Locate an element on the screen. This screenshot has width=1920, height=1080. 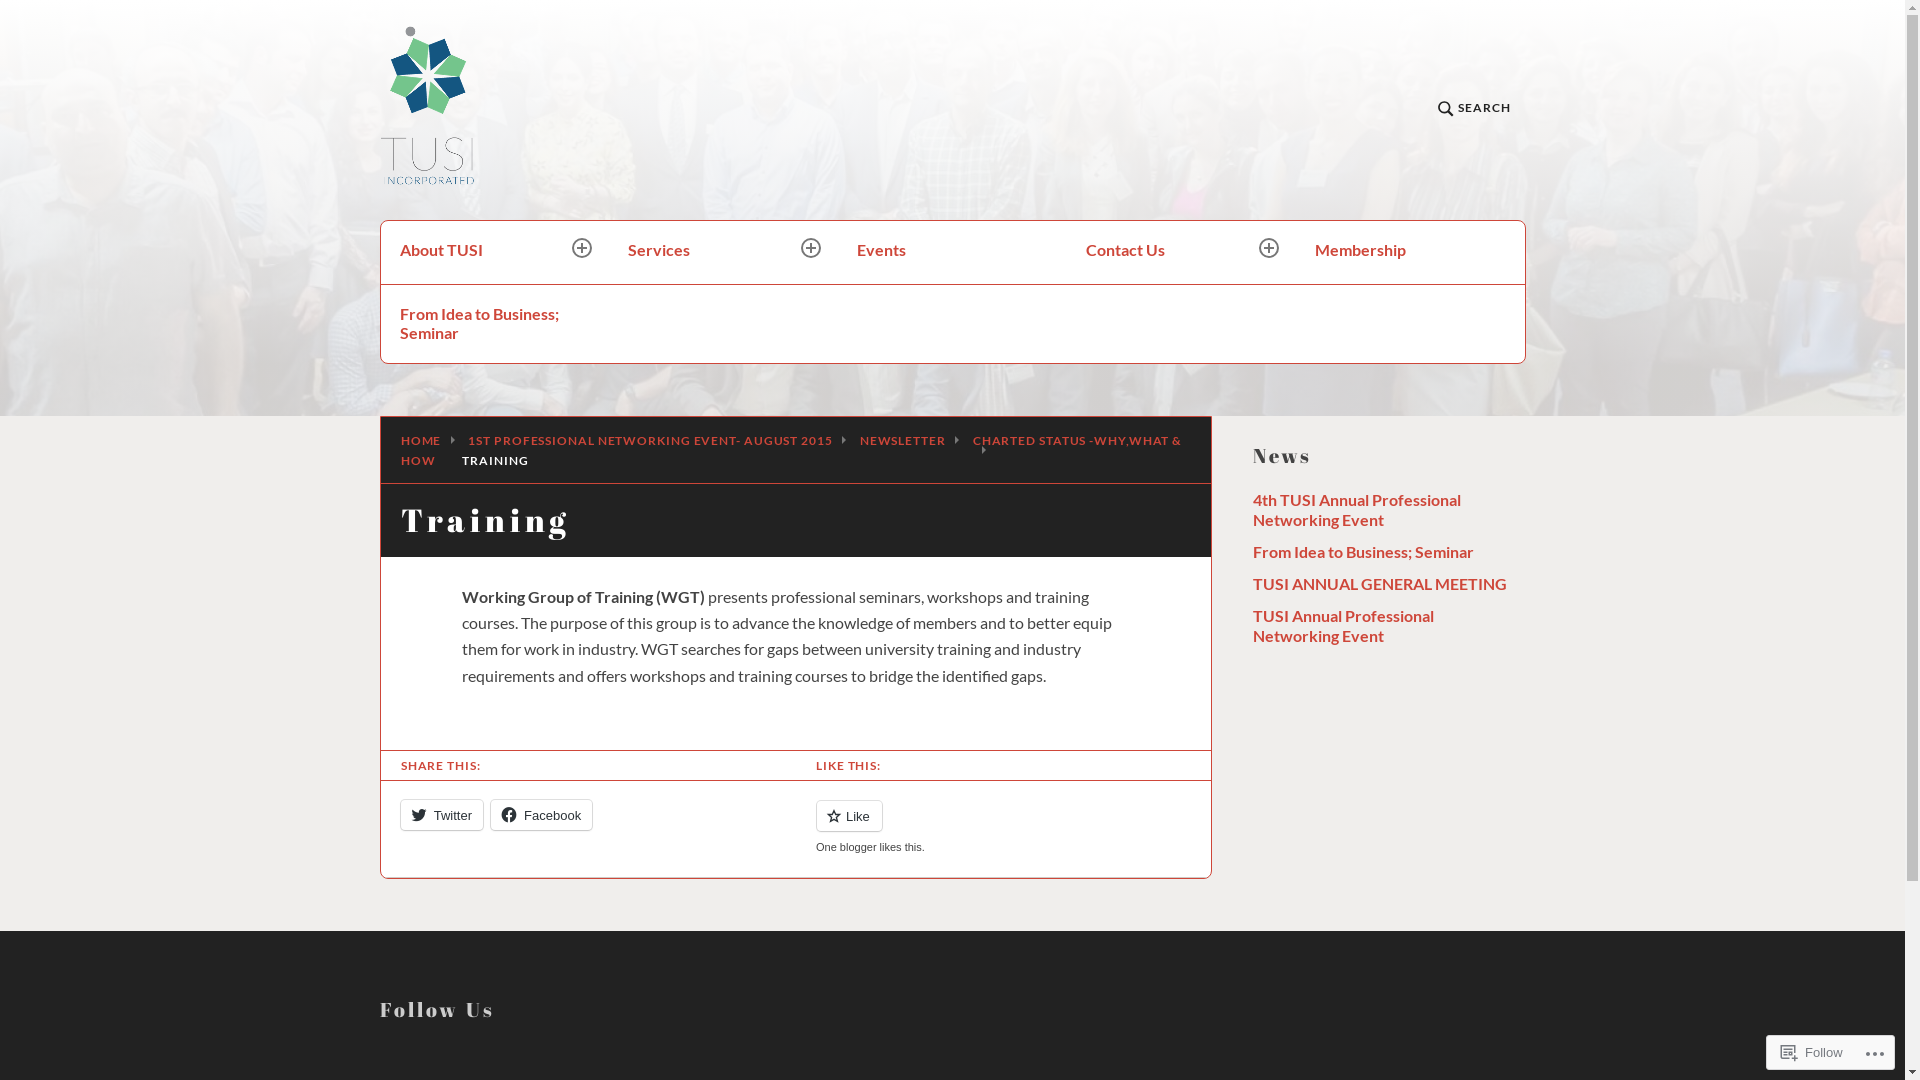
'CHARTED STATUS -WHY,WHAT & HOW' is located at coordinates (790, 450).